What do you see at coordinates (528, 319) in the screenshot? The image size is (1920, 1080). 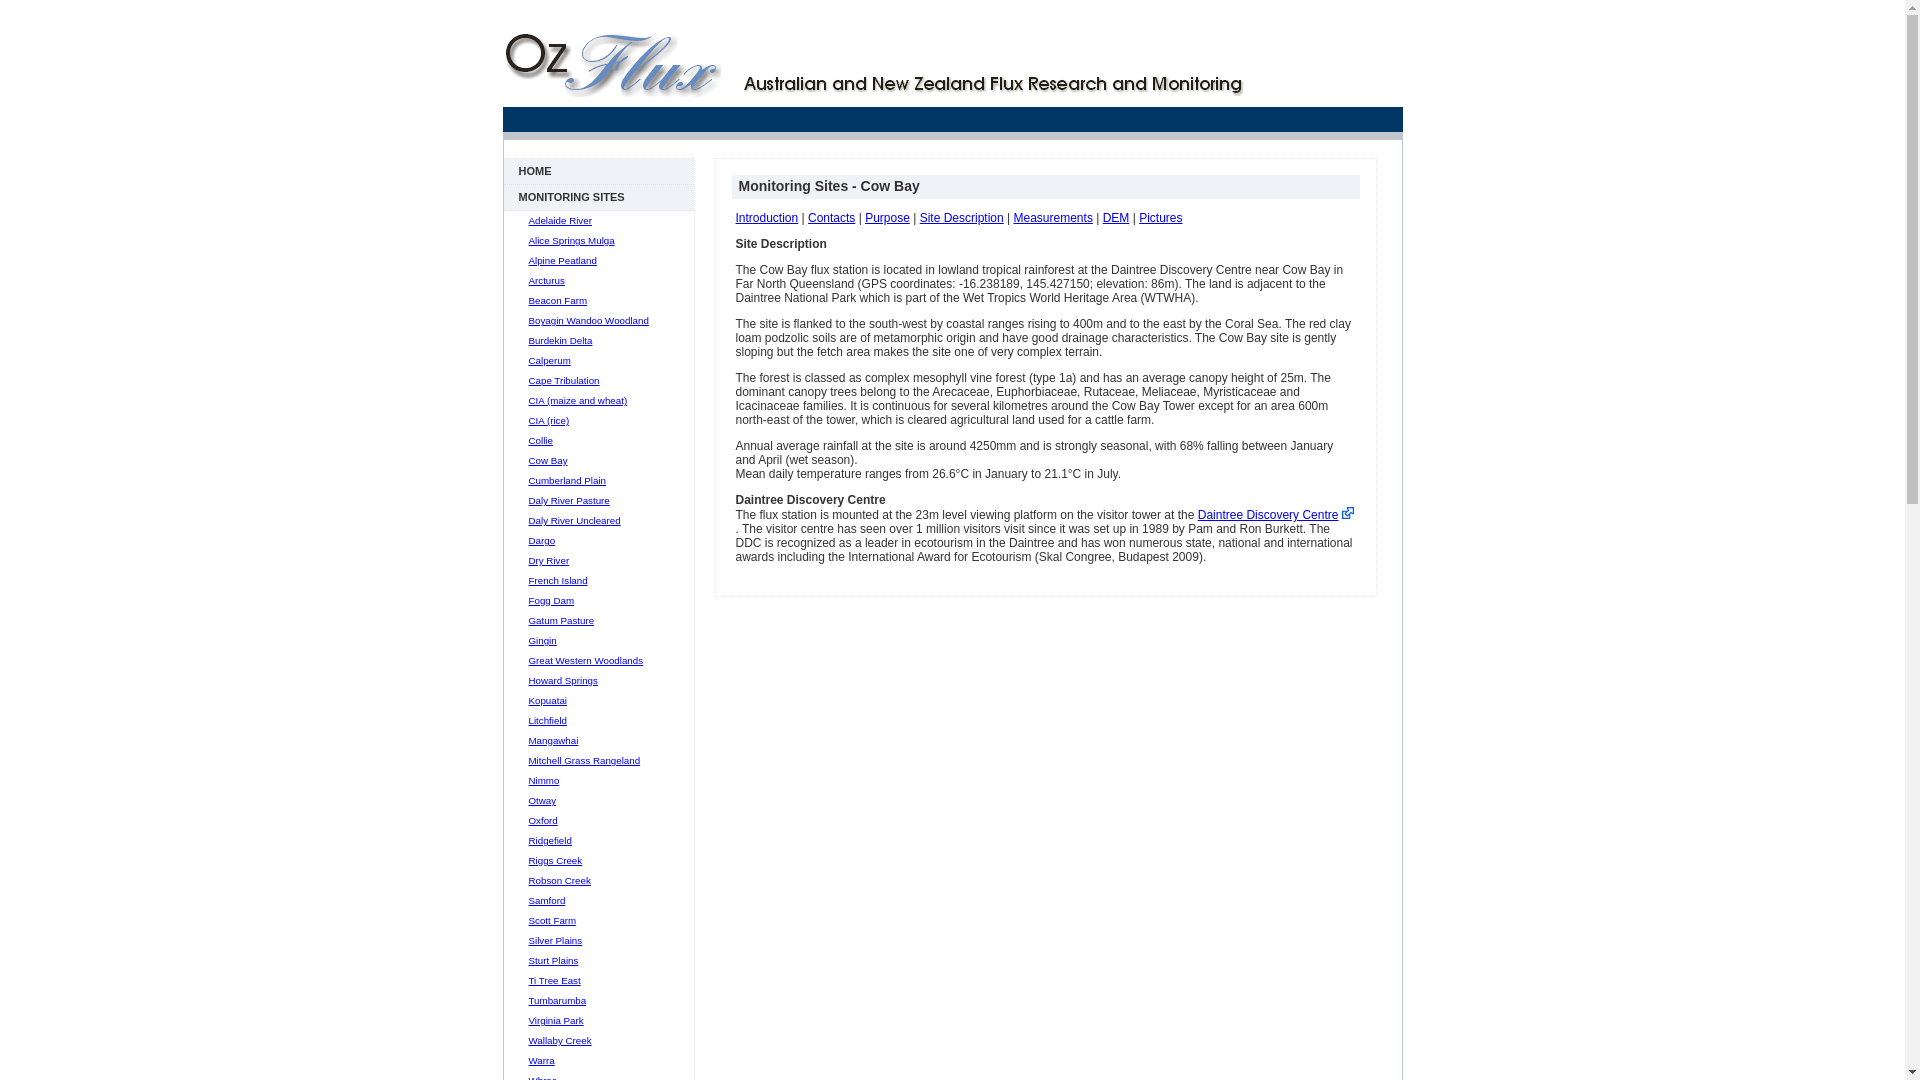 I see `'Boyagin Wandoo Woodland'` at bounding box center [528, 319].